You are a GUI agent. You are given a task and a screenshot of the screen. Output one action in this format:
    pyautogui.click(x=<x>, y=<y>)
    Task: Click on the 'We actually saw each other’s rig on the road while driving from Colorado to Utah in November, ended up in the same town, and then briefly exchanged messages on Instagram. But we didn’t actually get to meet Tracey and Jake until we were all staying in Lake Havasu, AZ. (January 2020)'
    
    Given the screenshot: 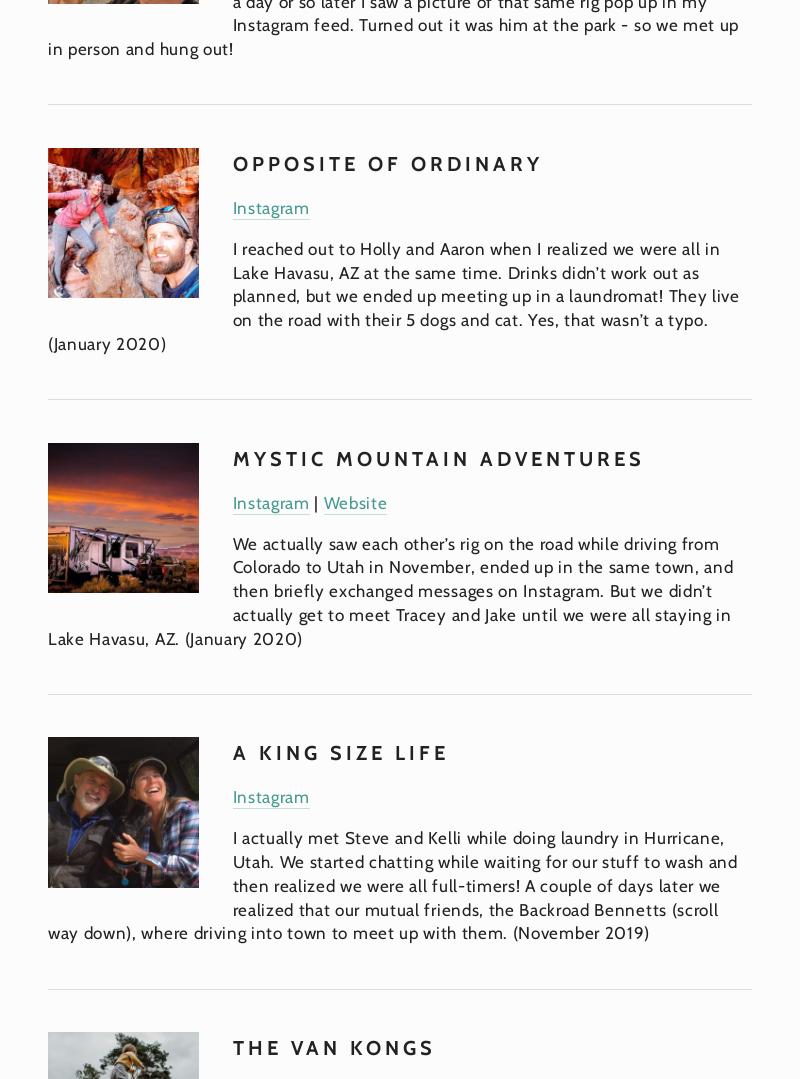 What is the action you would take?
    pyautogui.click(x=391, y=590)
    